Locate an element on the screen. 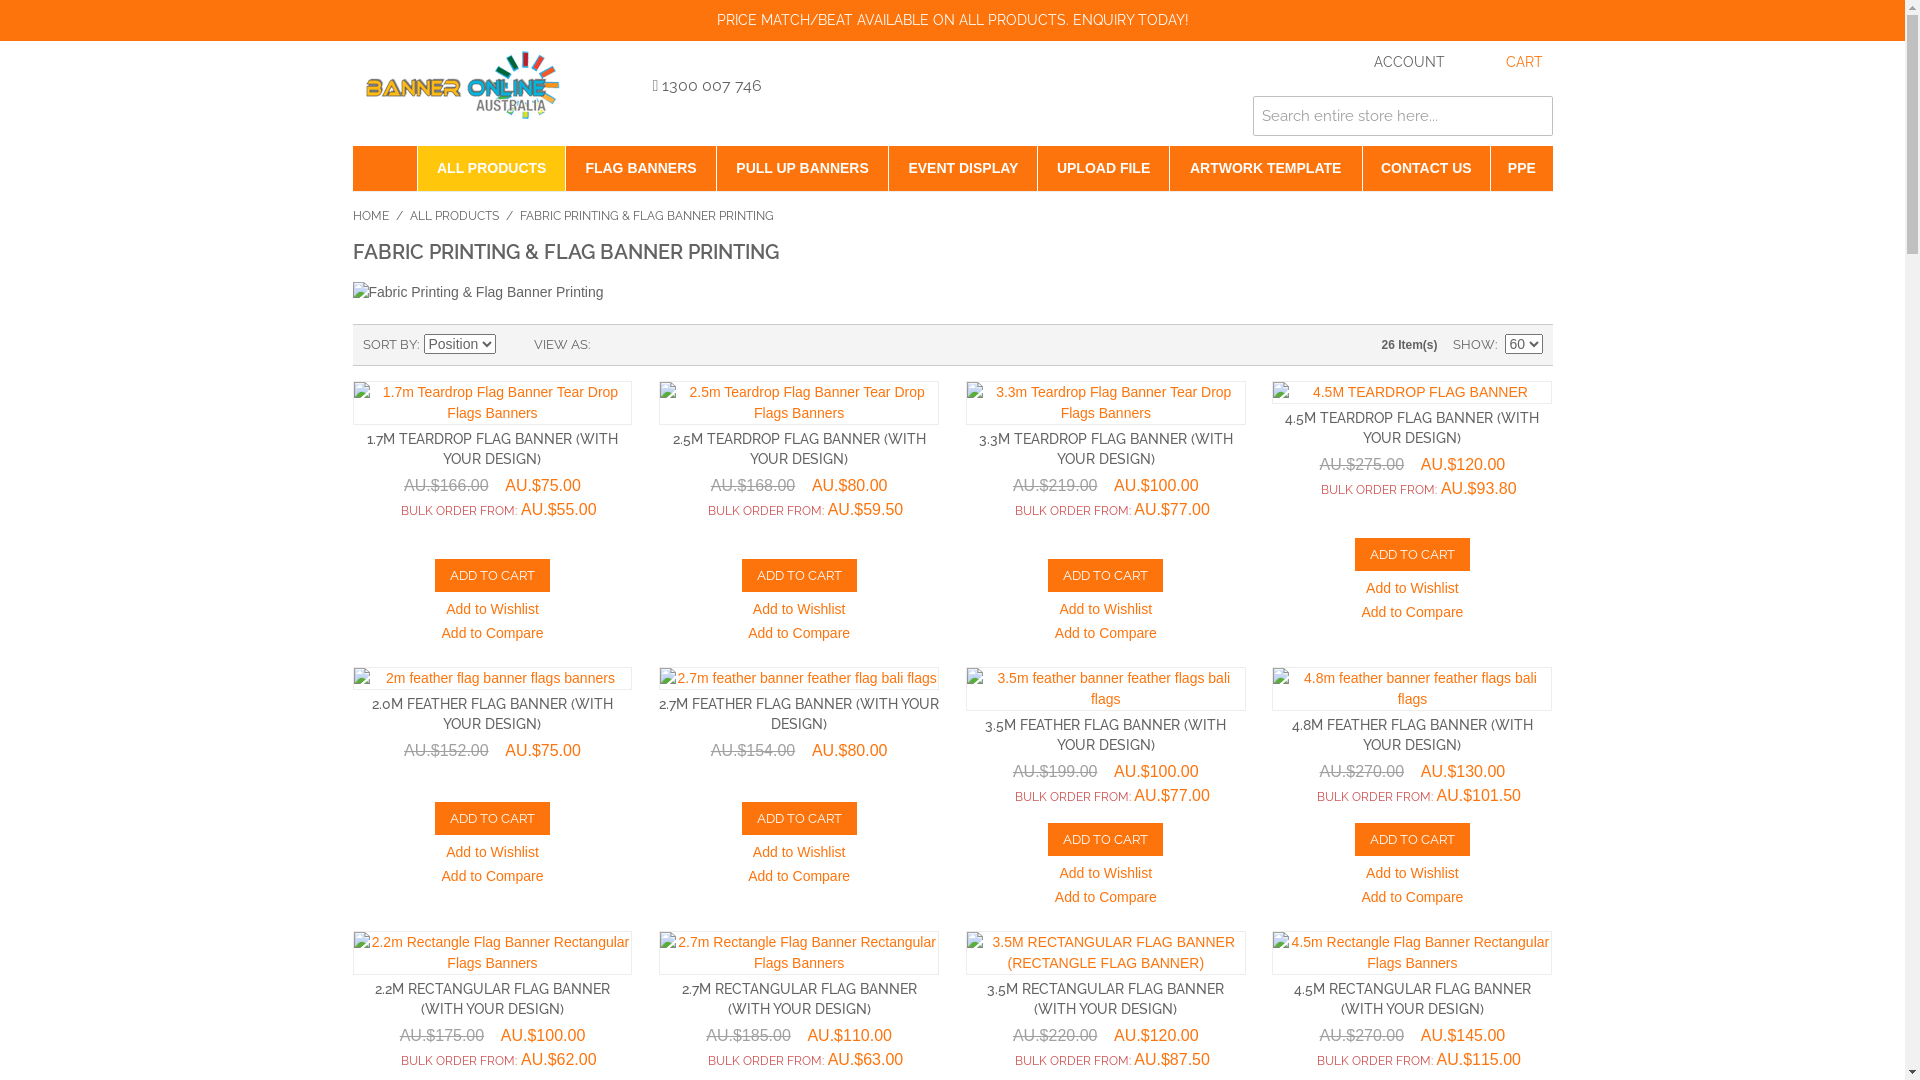  'Add to Compare' is located at coordinates (493, 635).